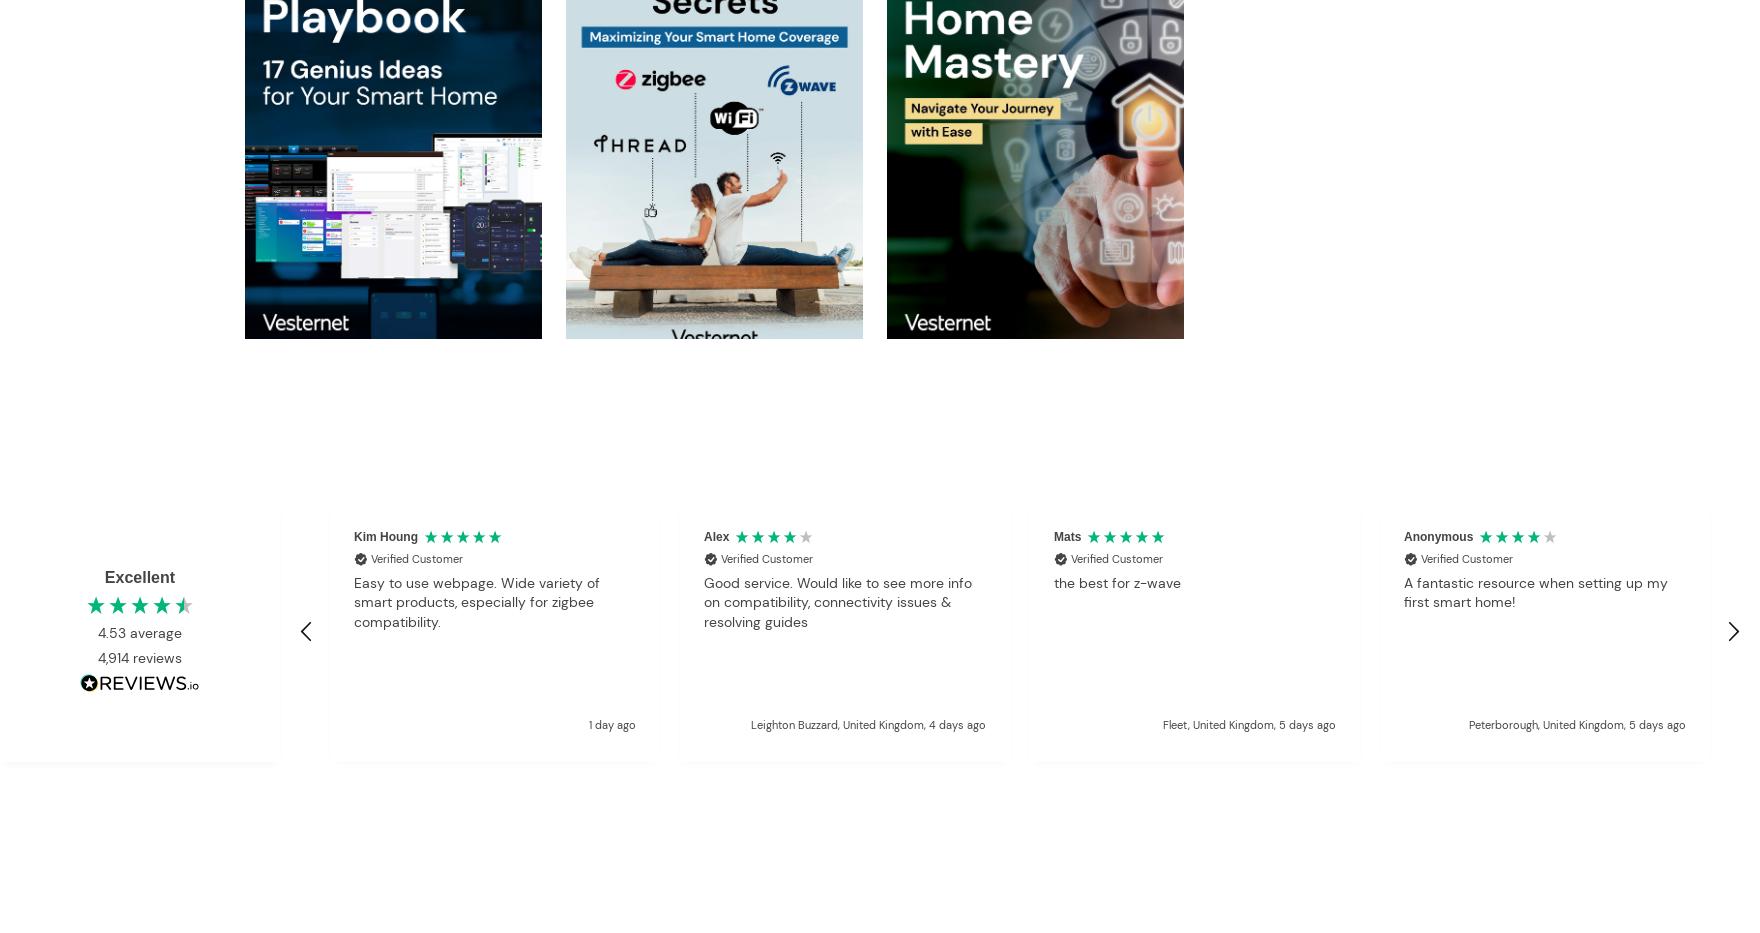  Describe the element at coordinates (476, 601) in the screenshot. I see `'Easy to use webpage. Wide variety of smart products, especially for zigbee compatibility.'` at that location.